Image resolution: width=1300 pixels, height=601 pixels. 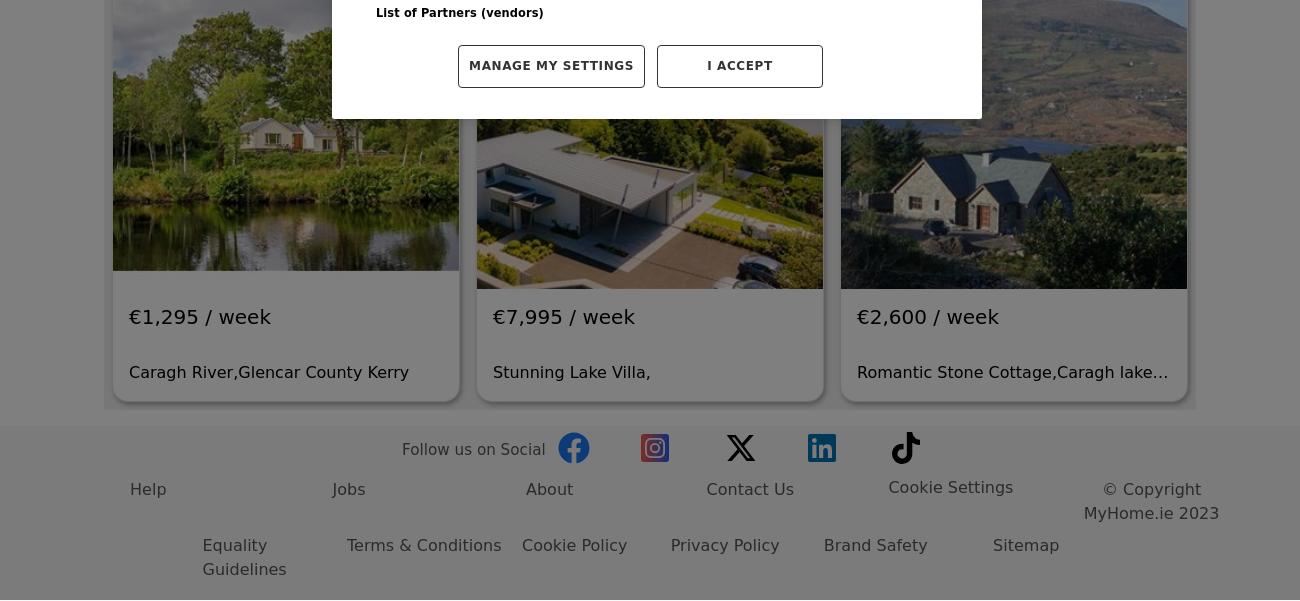 I want to click on '€1,295 / week', so click(x=199, y=114).